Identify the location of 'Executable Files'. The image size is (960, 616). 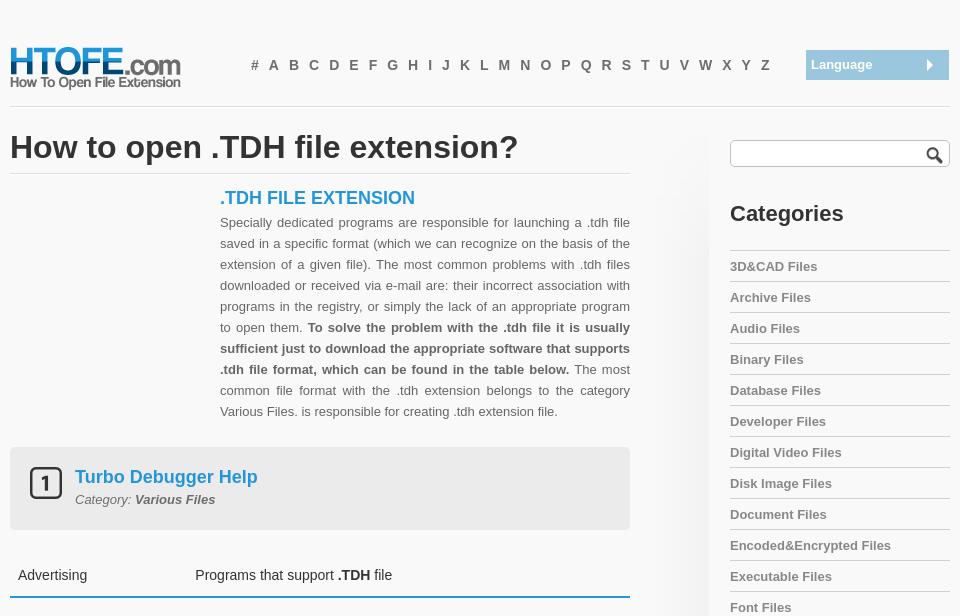
(728, 576).